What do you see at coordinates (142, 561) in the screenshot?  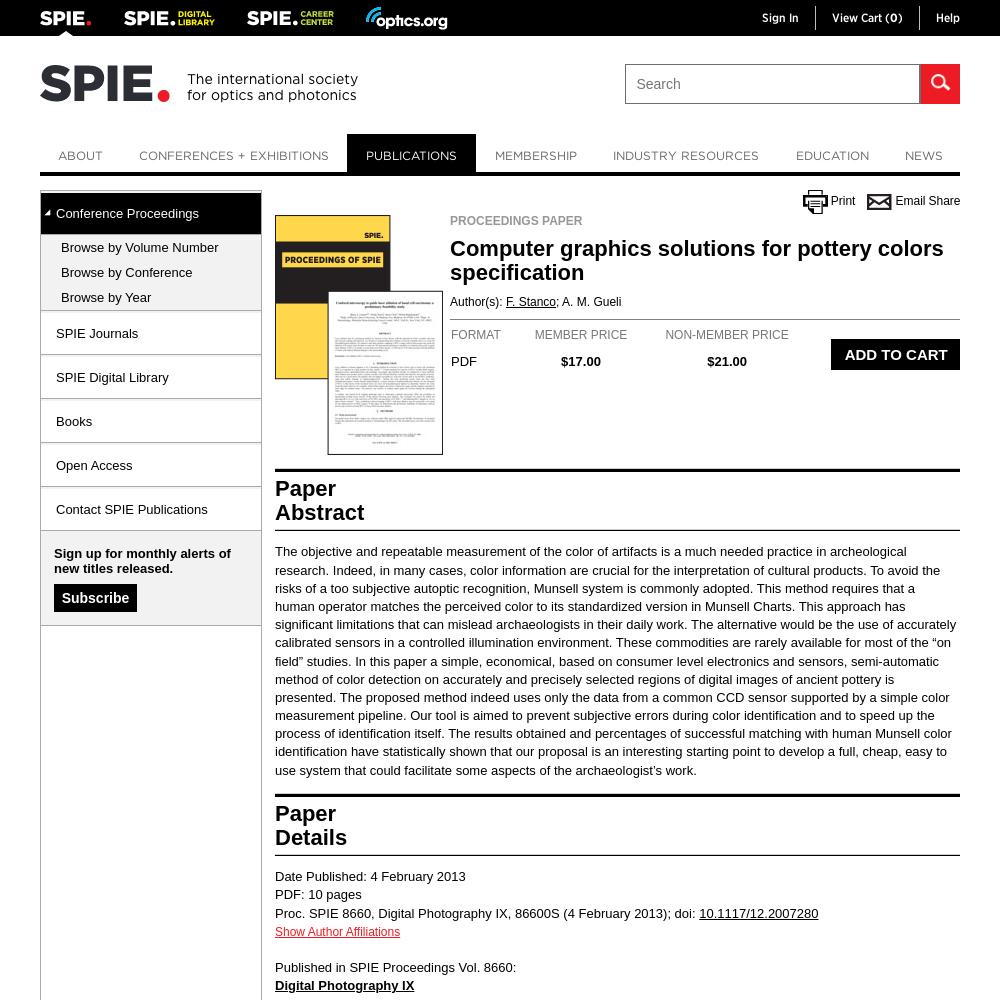 I see `'Sign up for monthly alerts of new titles released.'` at bounding box center [142, 561].